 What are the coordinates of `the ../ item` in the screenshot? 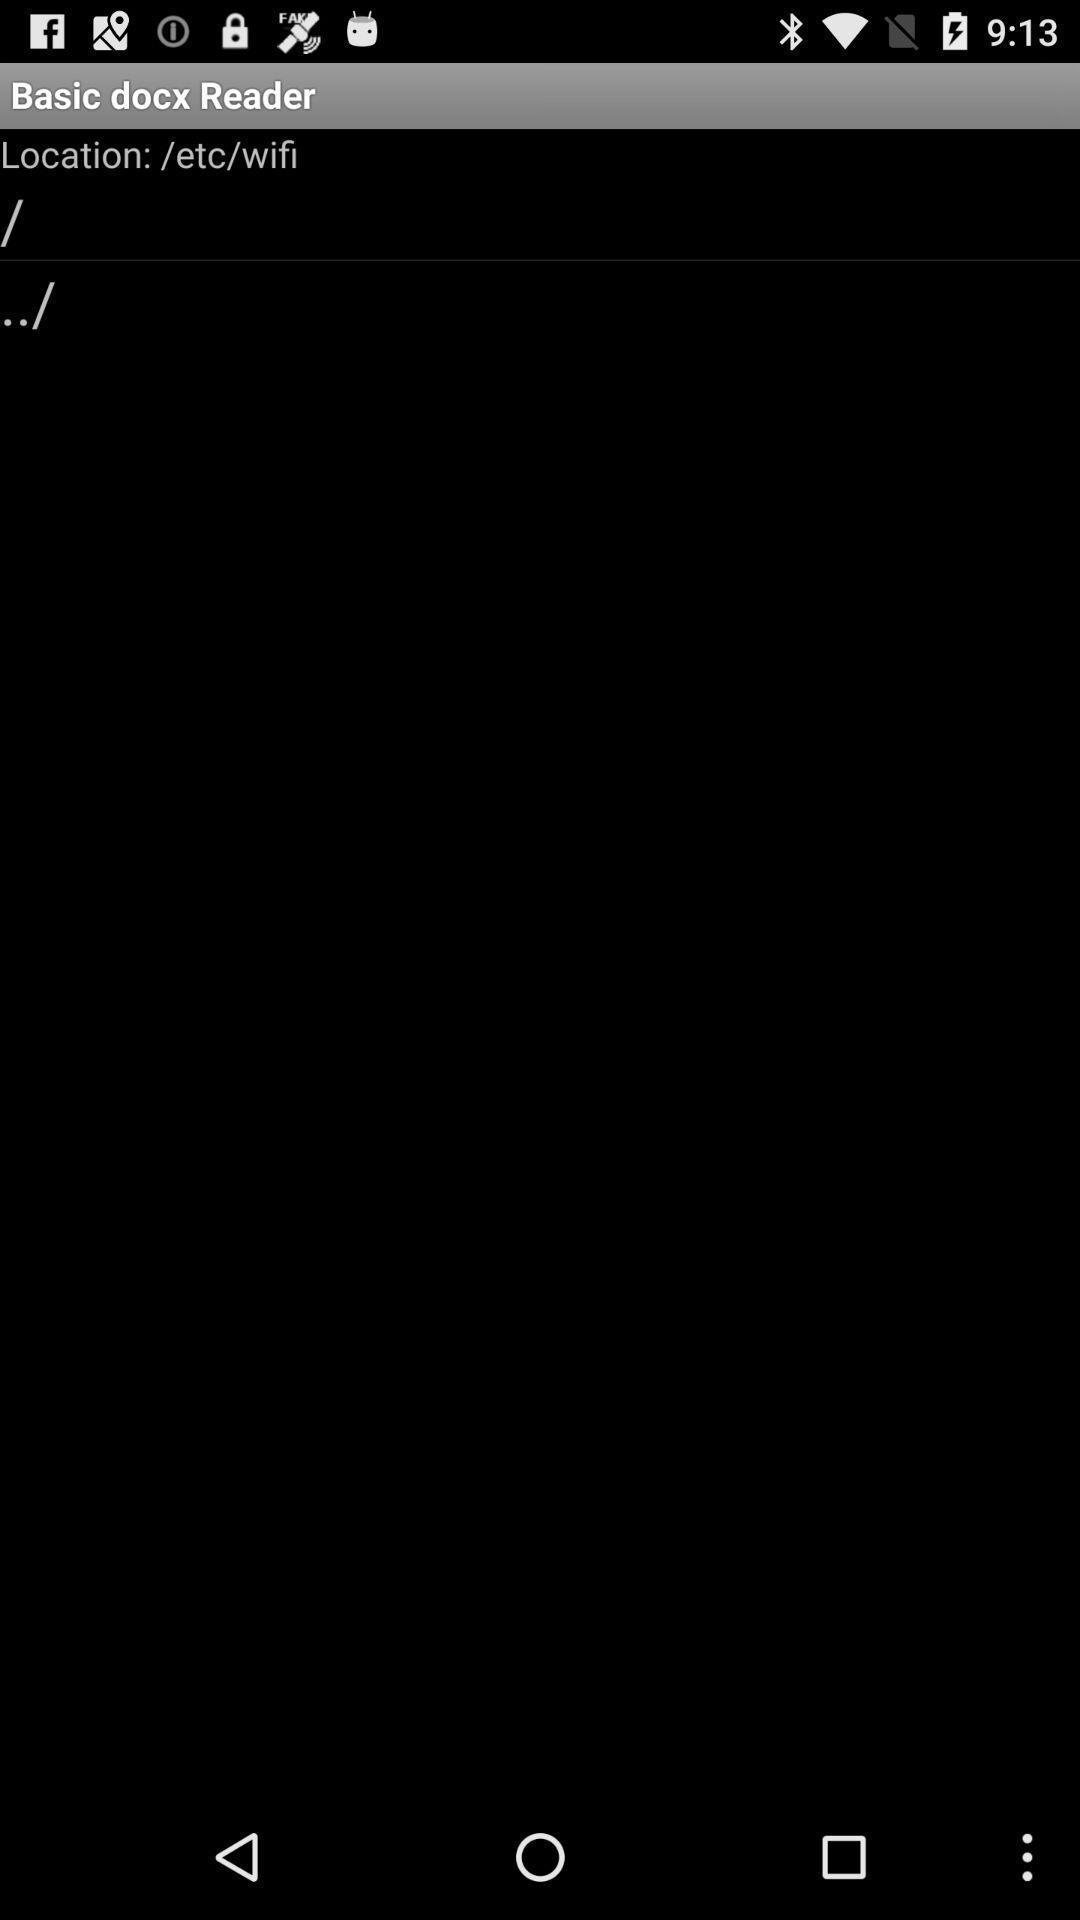 It's located at (540, 300).